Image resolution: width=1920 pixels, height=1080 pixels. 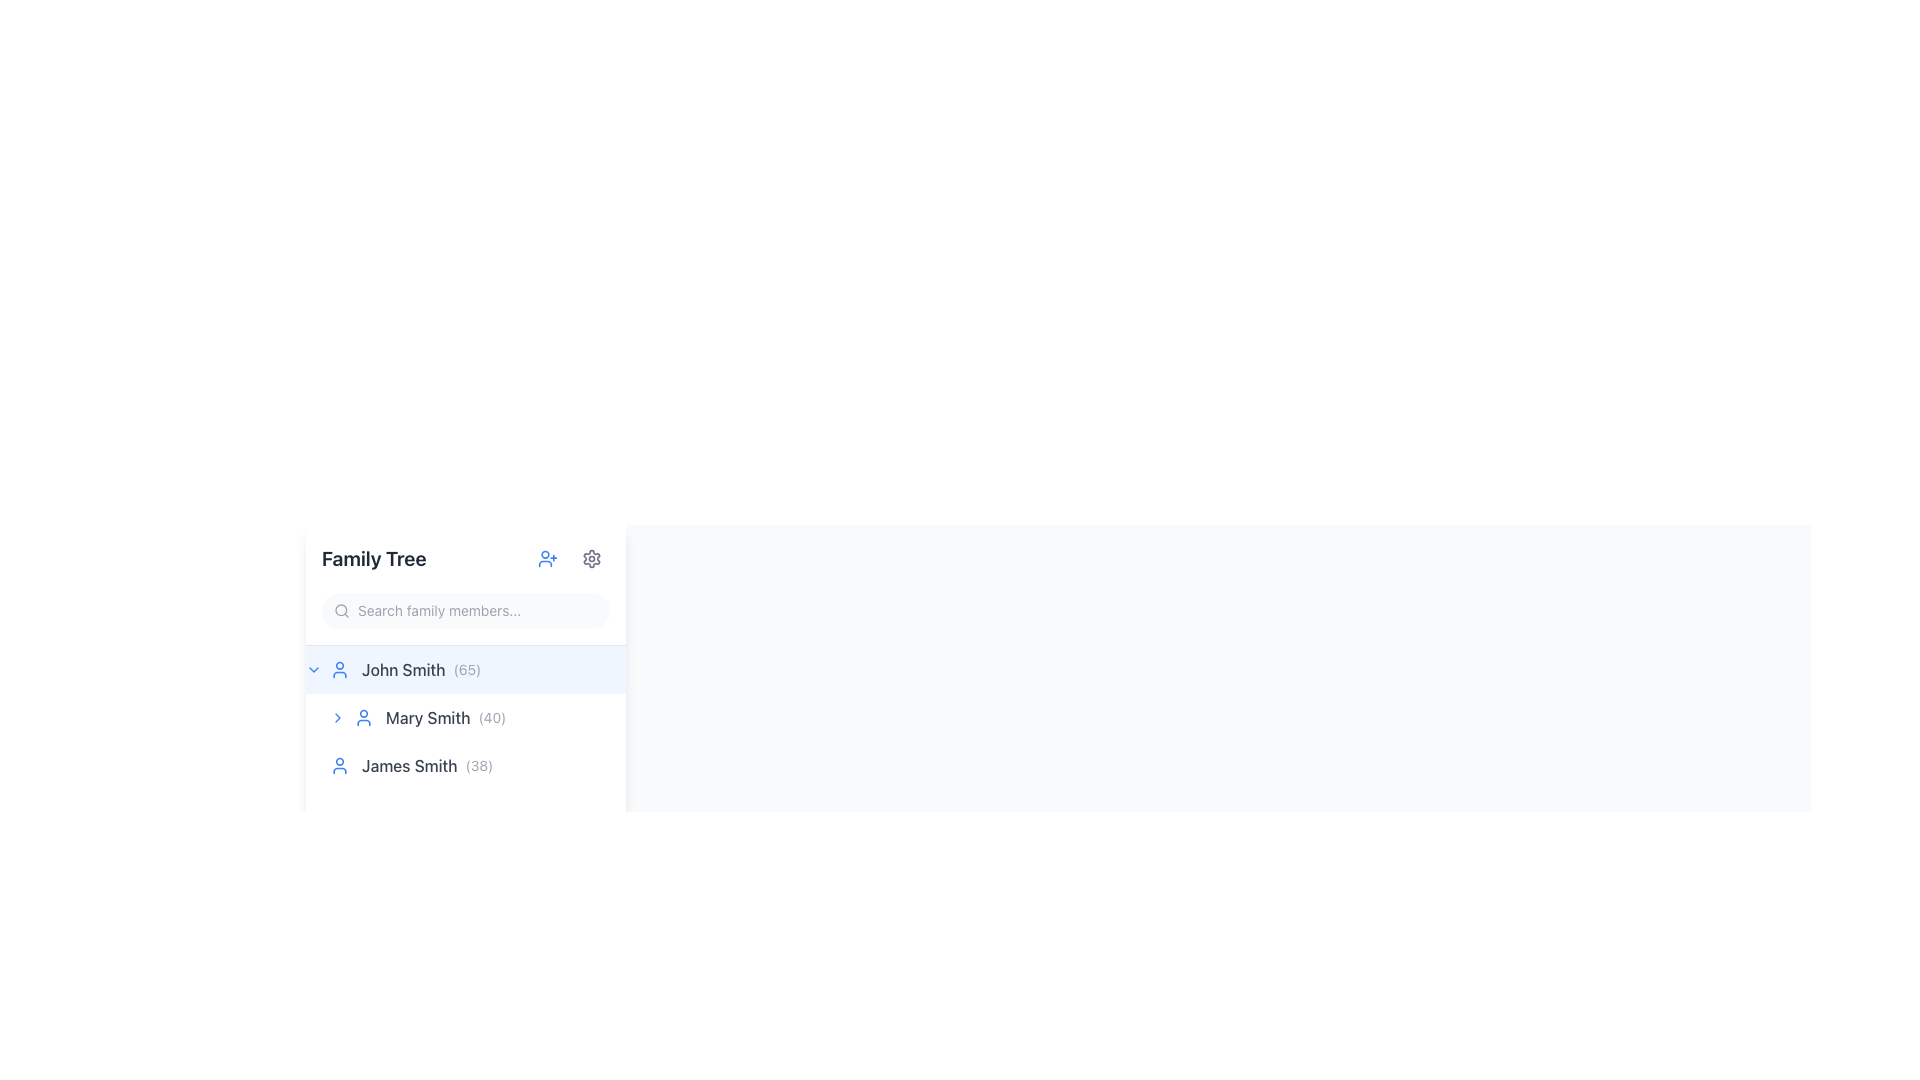 I want to click on the input field labeled 'Search family members...' adjacent to the search icon located to the left of it in the 'Family Tree' section, so click(x=341, y=609).